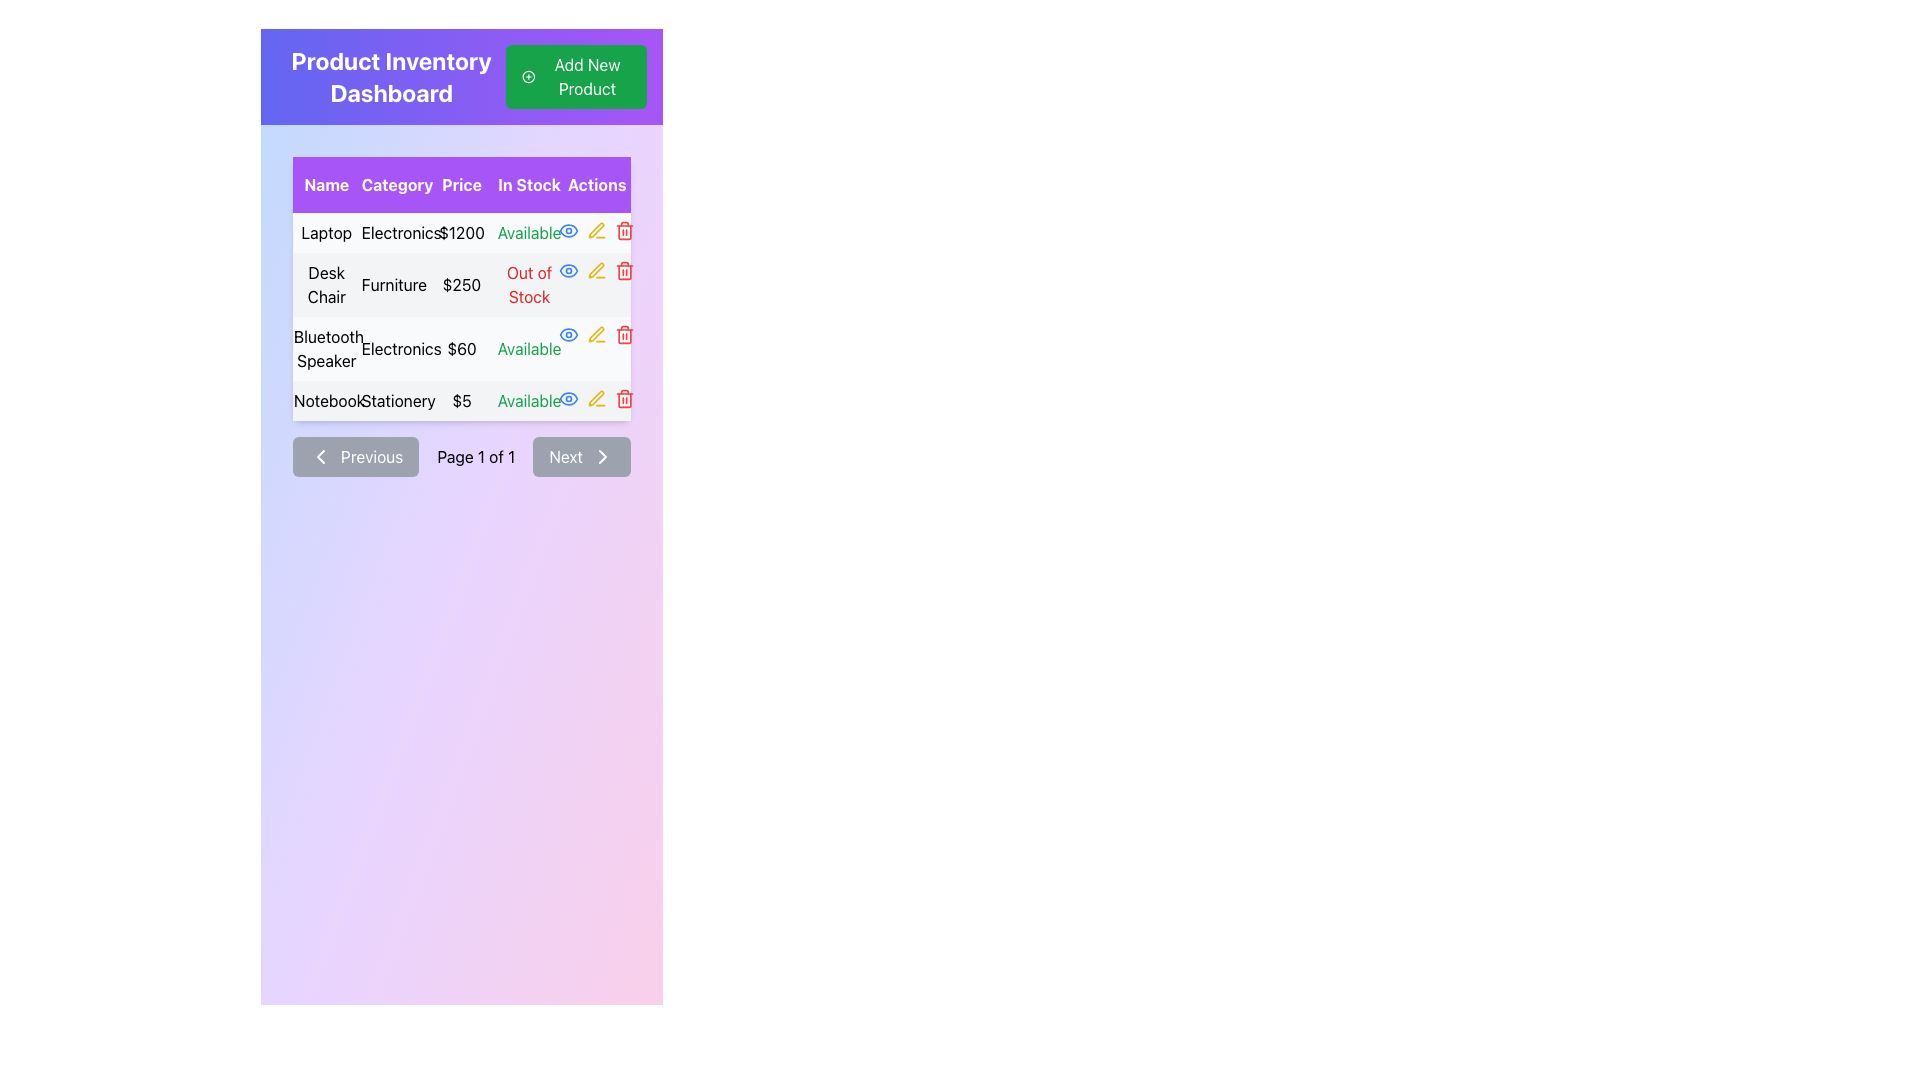 This screenshot has height=1080, width=1920. What do you see at coordinates (596, 230) in the screenshot?
I see `the orange pencil-shaped icon located in the 'Actions' column of the first row of the product table` at bounding box center [596, 230].